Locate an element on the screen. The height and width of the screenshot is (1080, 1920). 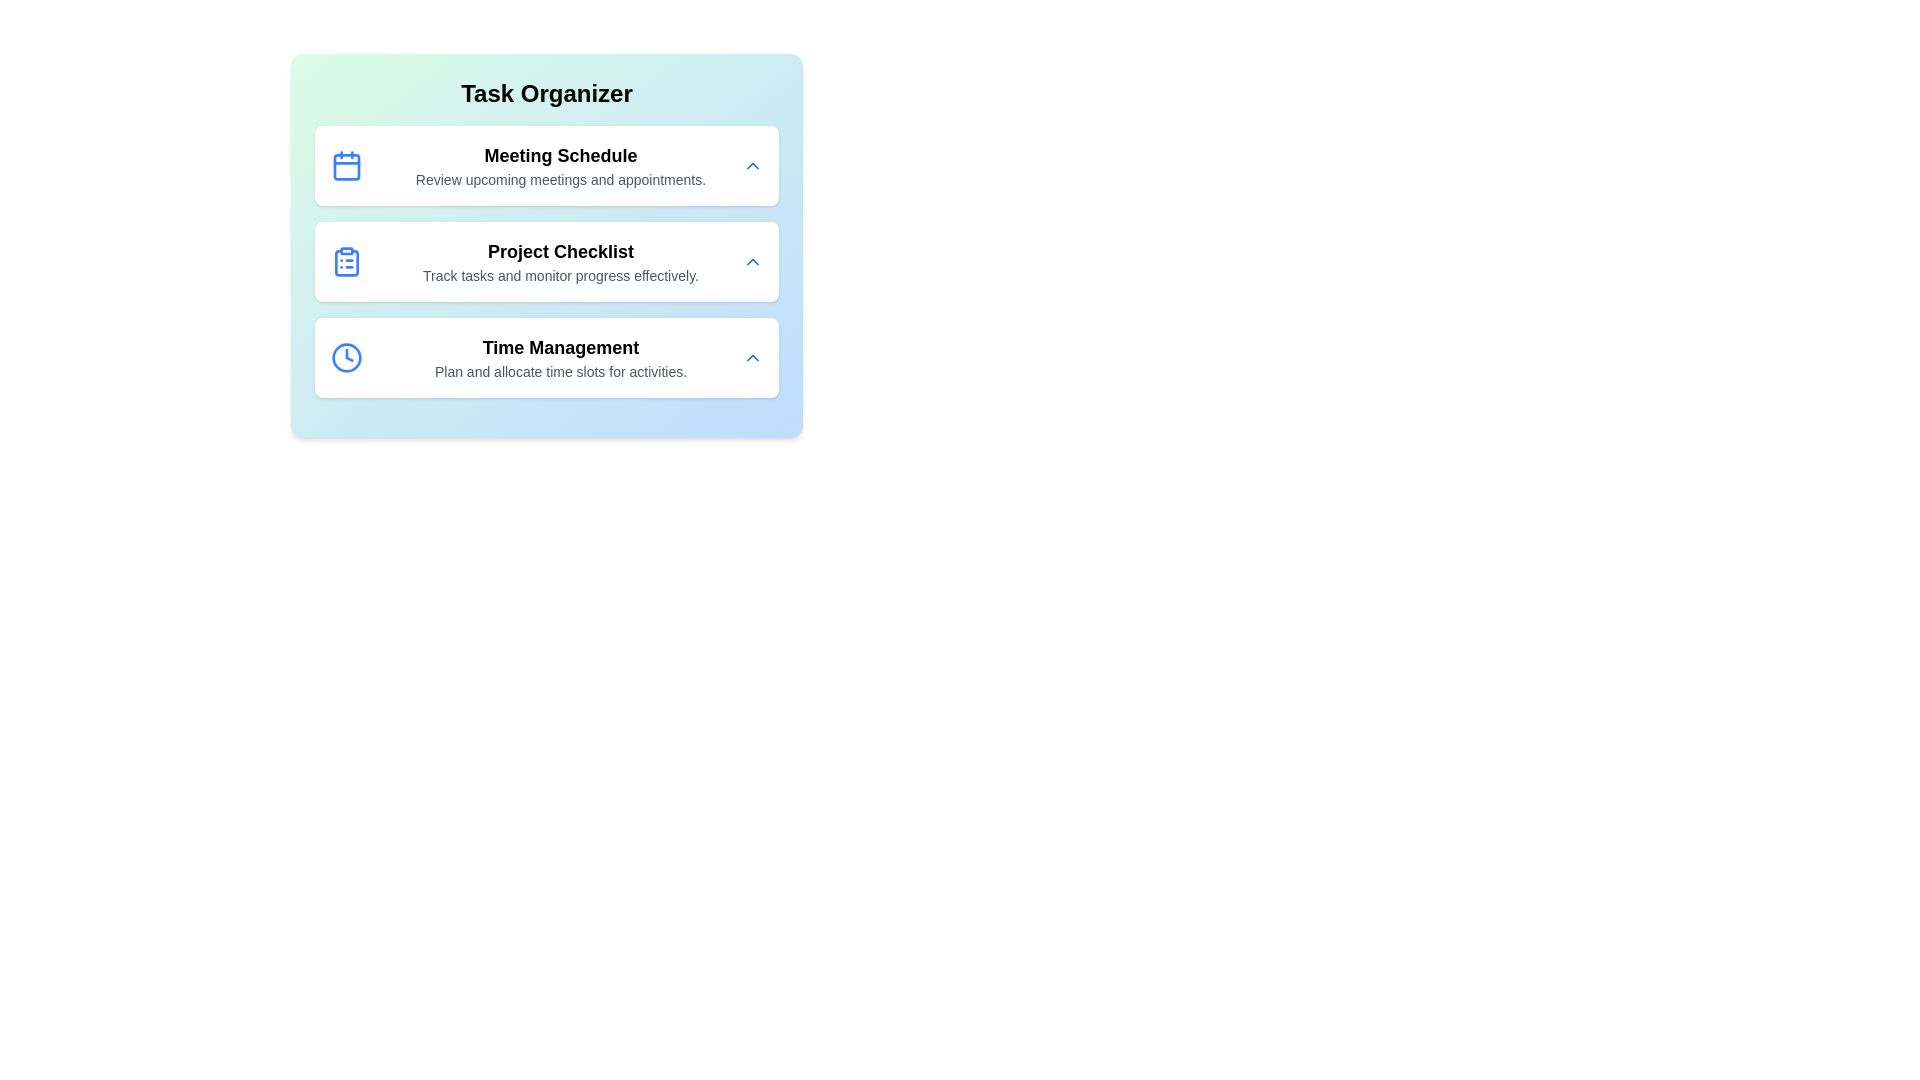
the expand/collapse button for a task to toggle its details visibility is located at coordinates (752, 164).